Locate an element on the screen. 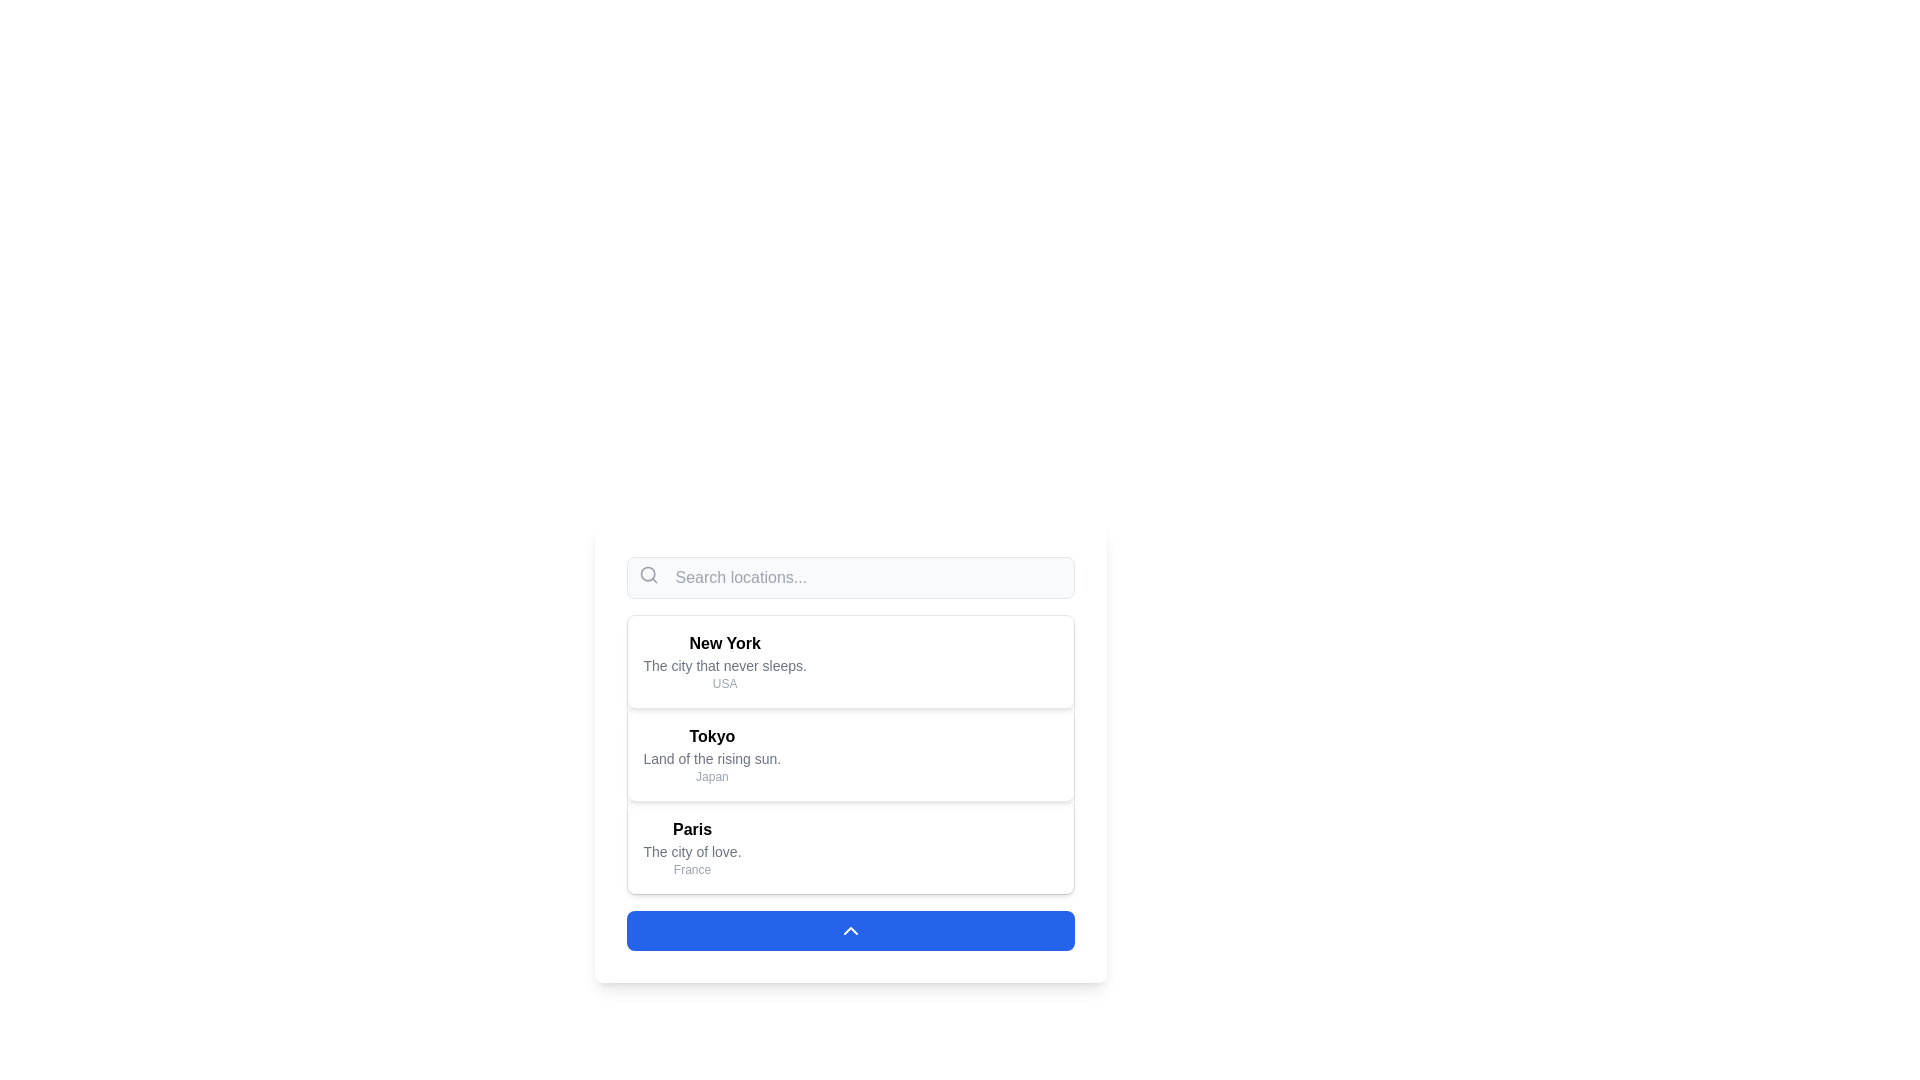 The height and width of the screenshot is (1080, 1920). the static textual description element that provides additional context below 'New York' and above 'USA' is located at coordinates (724, 666).